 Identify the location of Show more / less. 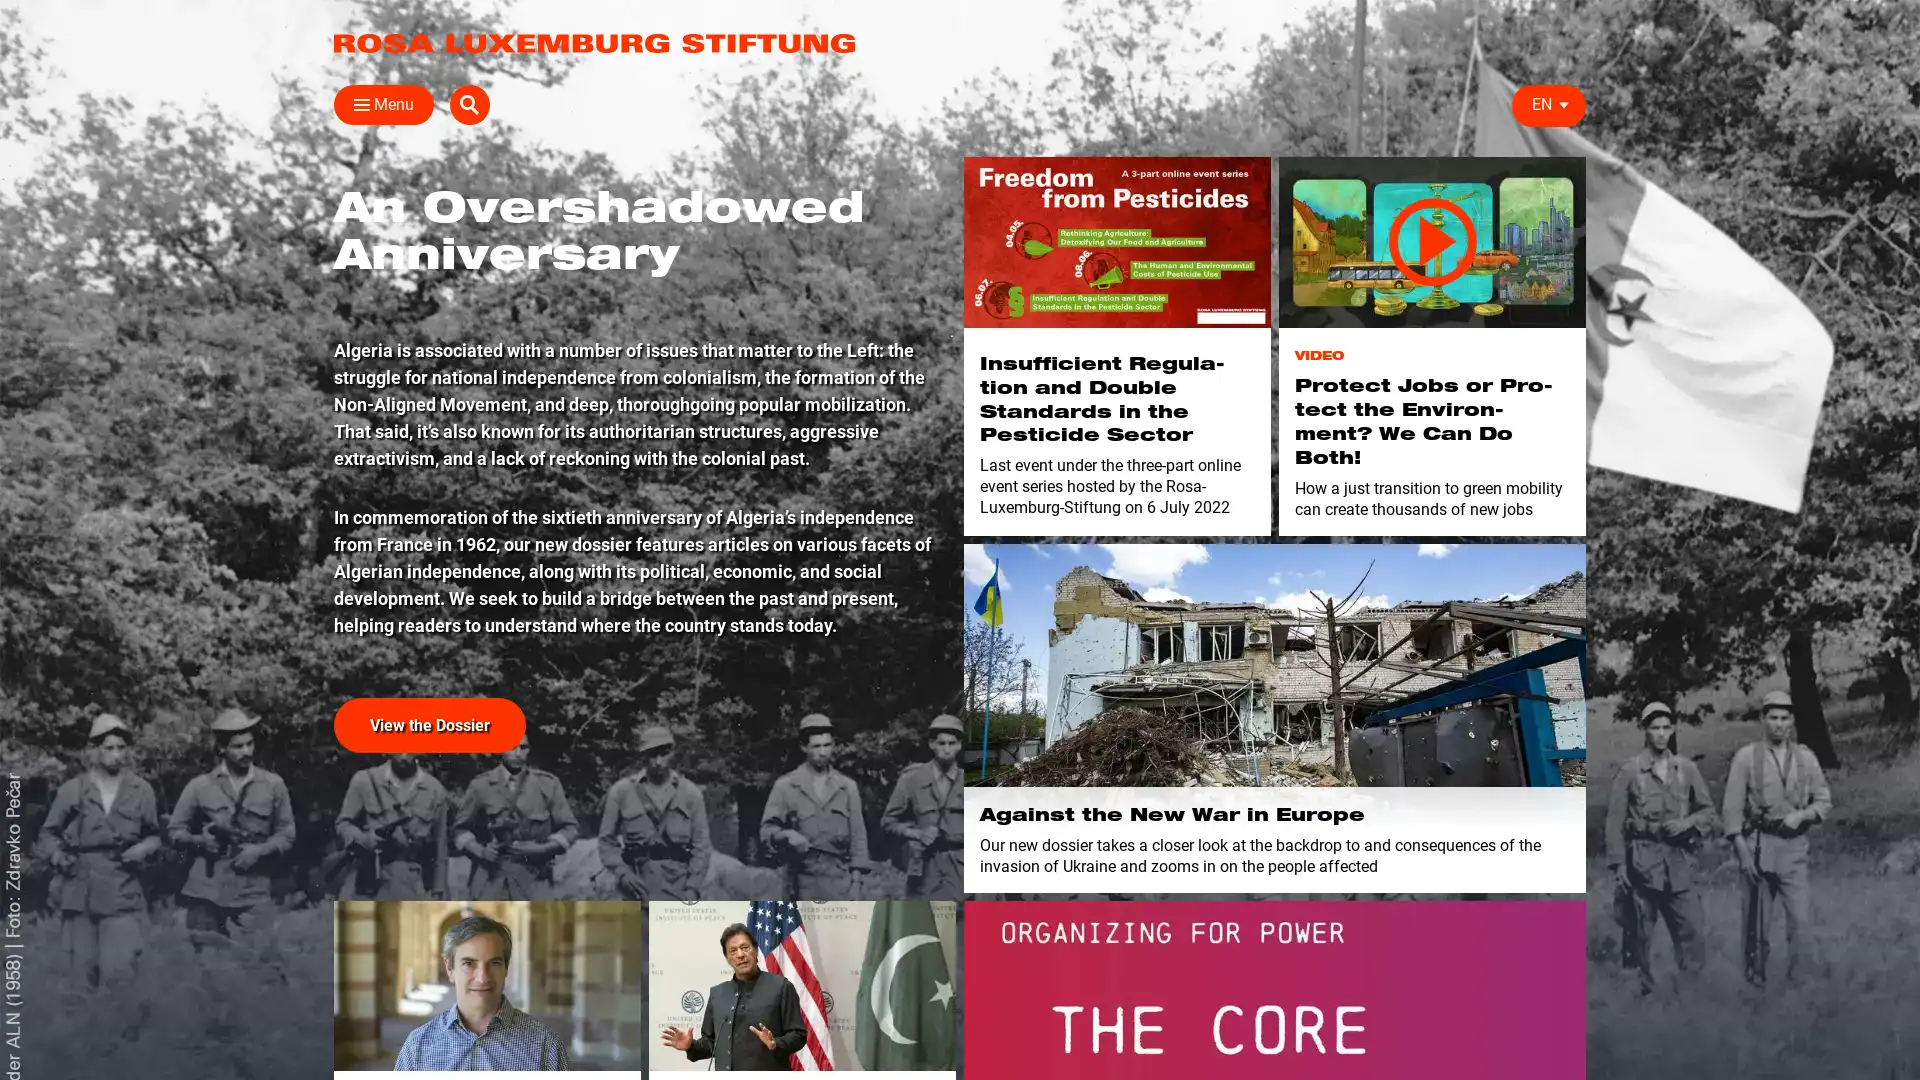
(637, 330).